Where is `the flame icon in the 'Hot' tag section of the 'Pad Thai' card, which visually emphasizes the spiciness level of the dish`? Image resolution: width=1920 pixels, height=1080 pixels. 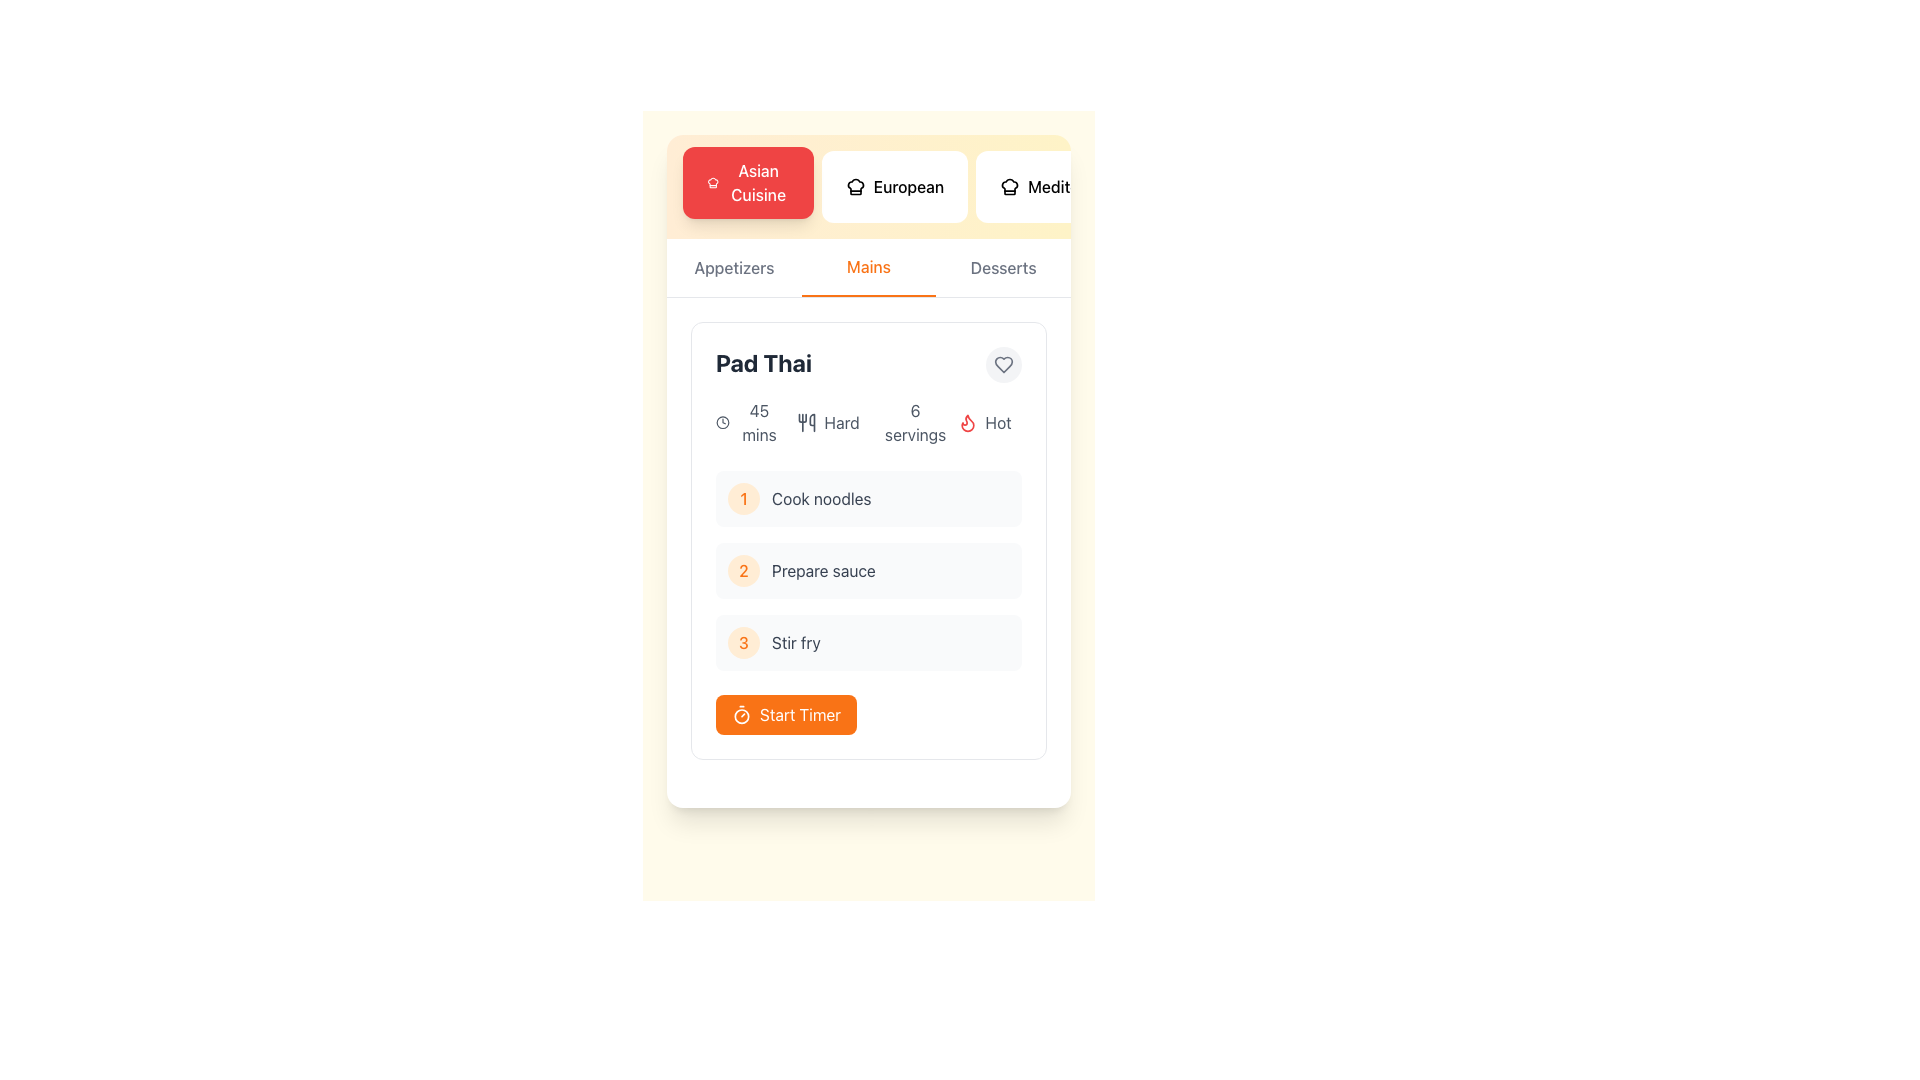
the flame icon in the 'Hot' tag section of the 'Pad Thai' card, which visually emphasizes the spiciness level of the dish is located at coordinates (967, 422).